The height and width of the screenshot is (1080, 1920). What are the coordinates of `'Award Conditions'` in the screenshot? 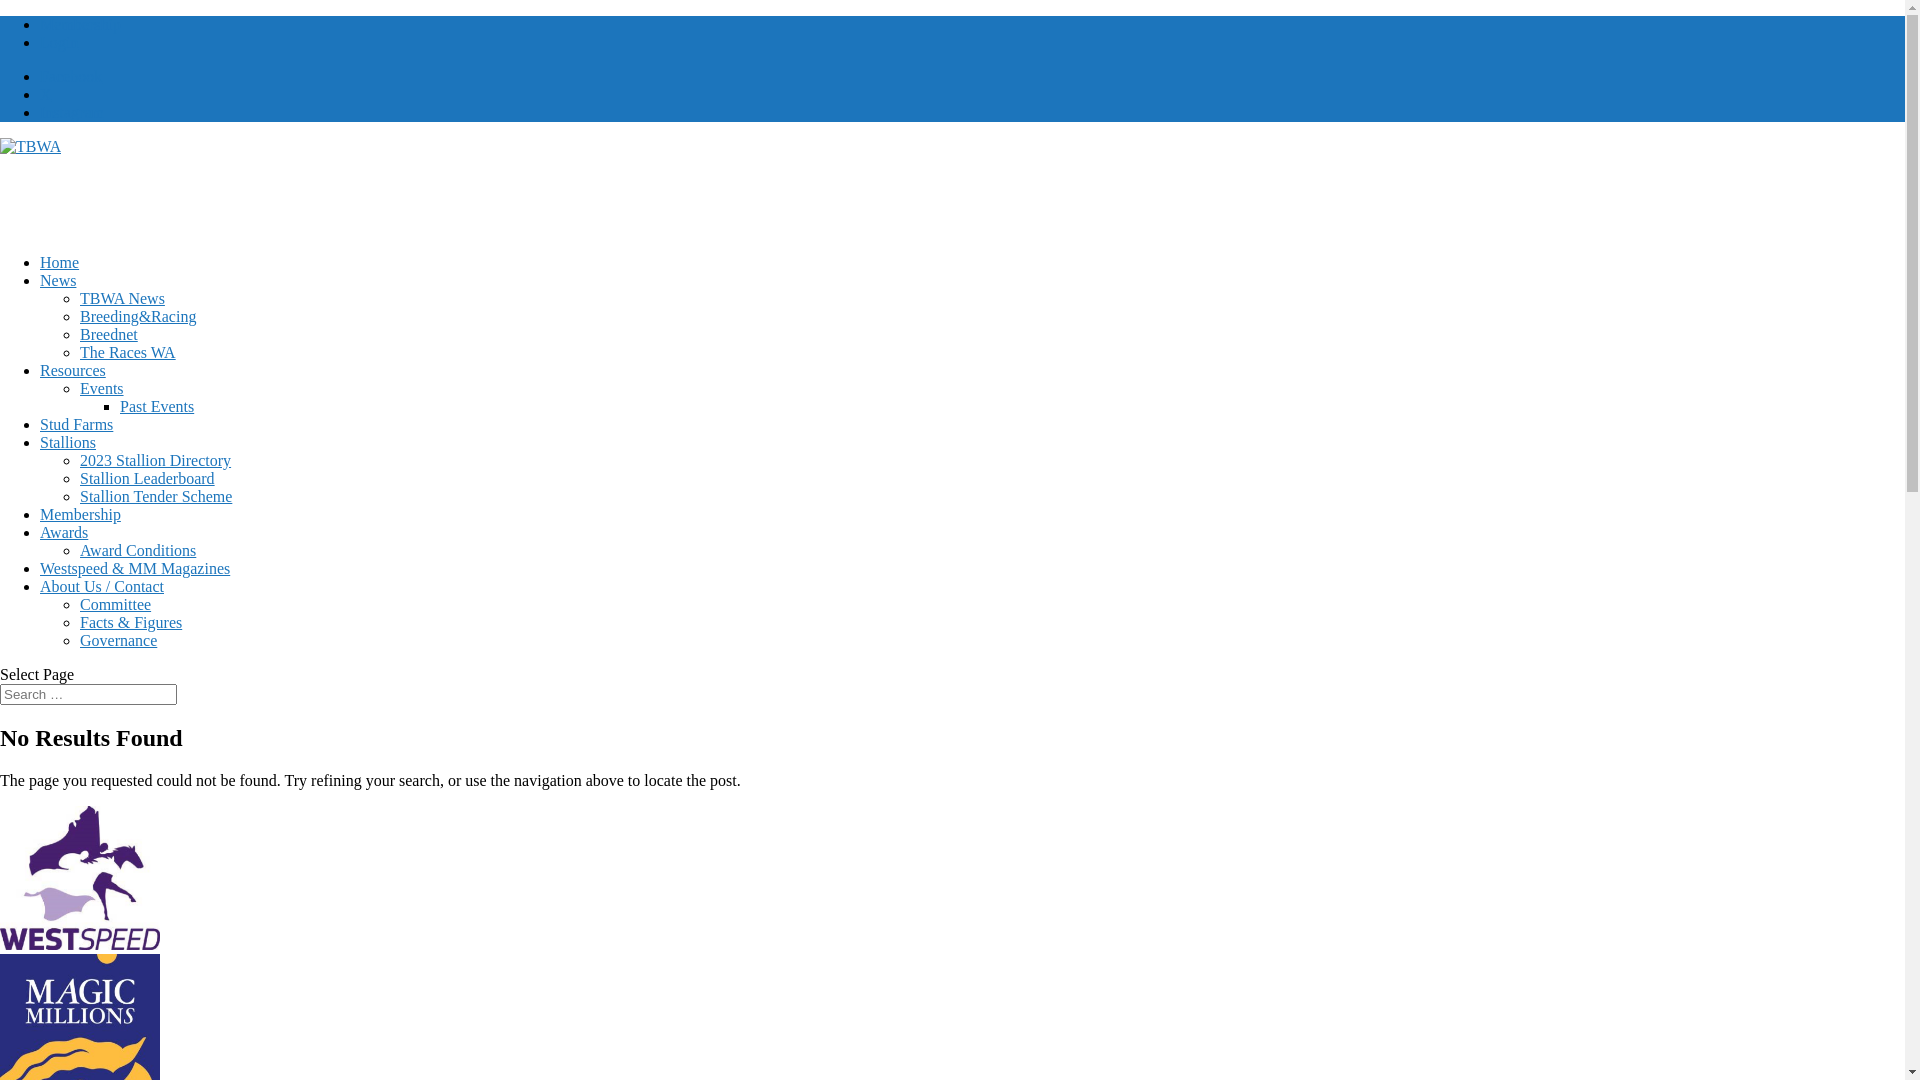 It's located at (137, 550).